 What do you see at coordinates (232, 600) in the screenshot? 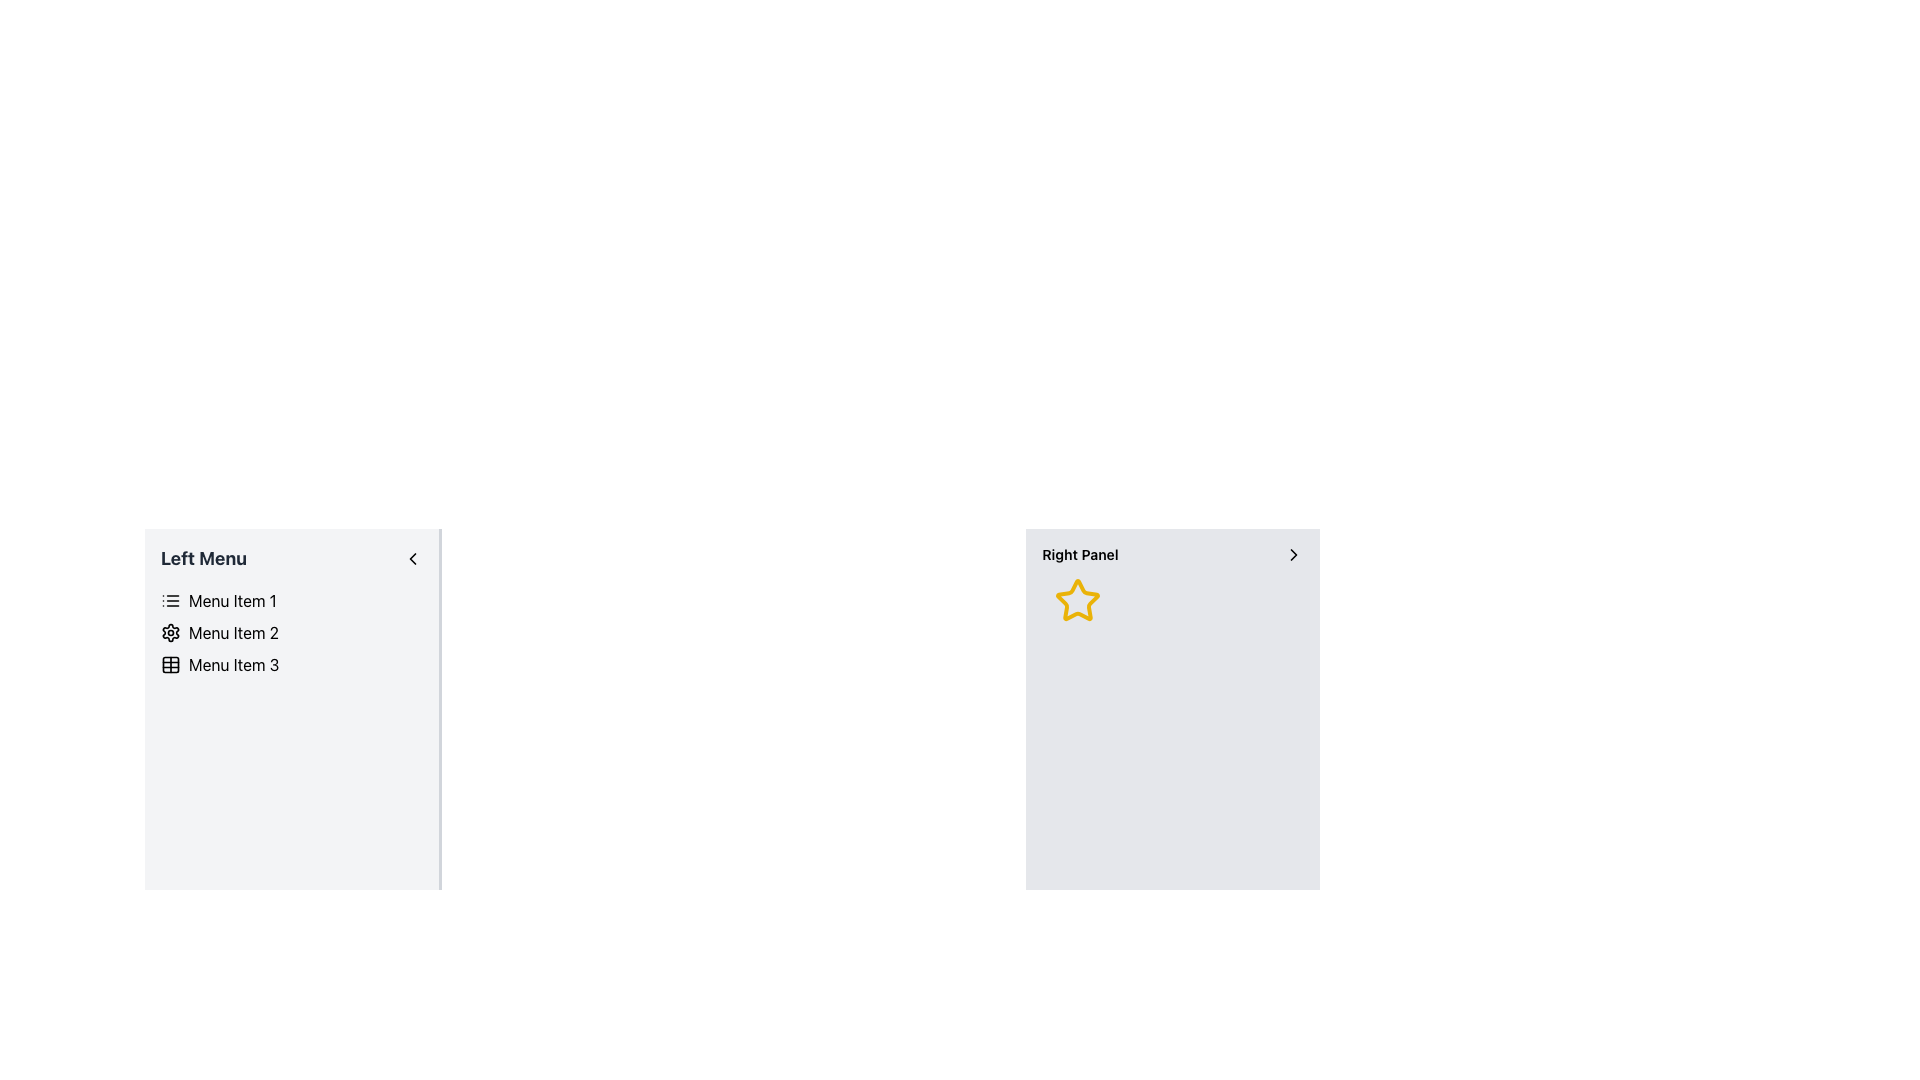
I see `the 'Menu Item 1' text label located in the left-hand menu panel, directly below the 'Left Menu' header` at bounding box center [232, 600].